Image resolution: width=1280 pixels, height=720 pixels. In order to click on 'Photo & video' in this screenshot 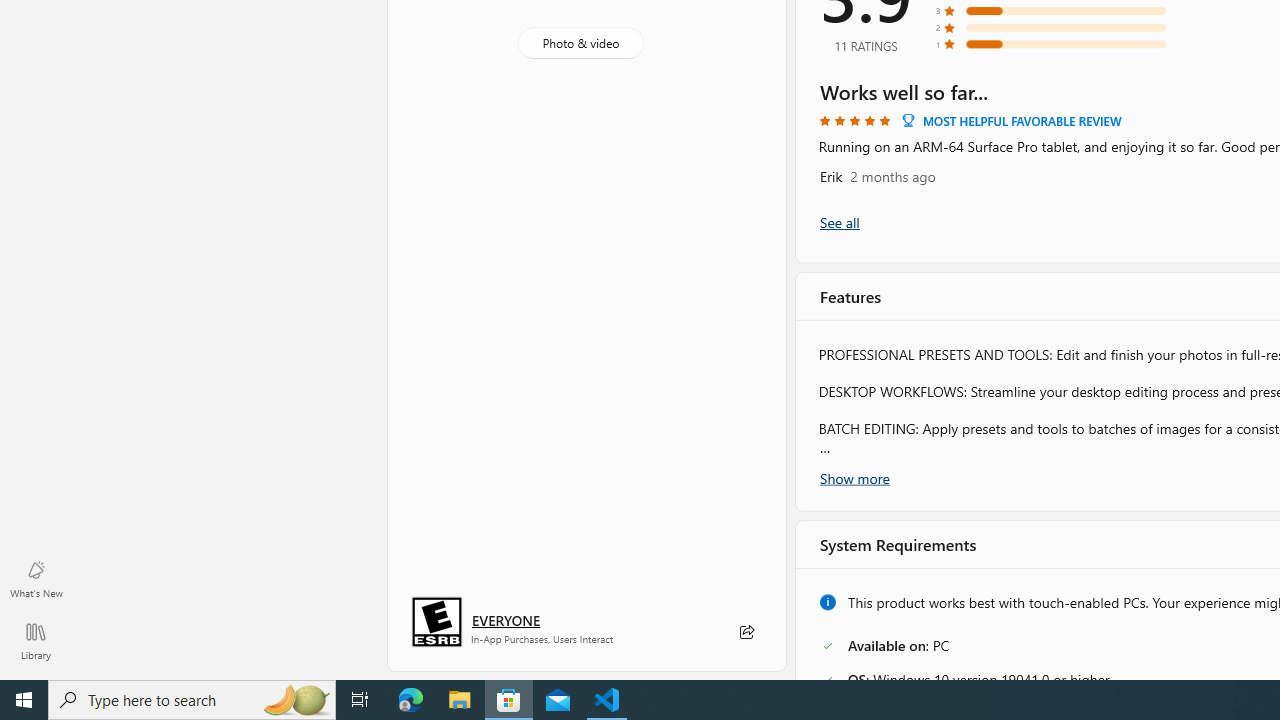, I will do `click(578, 43)`.